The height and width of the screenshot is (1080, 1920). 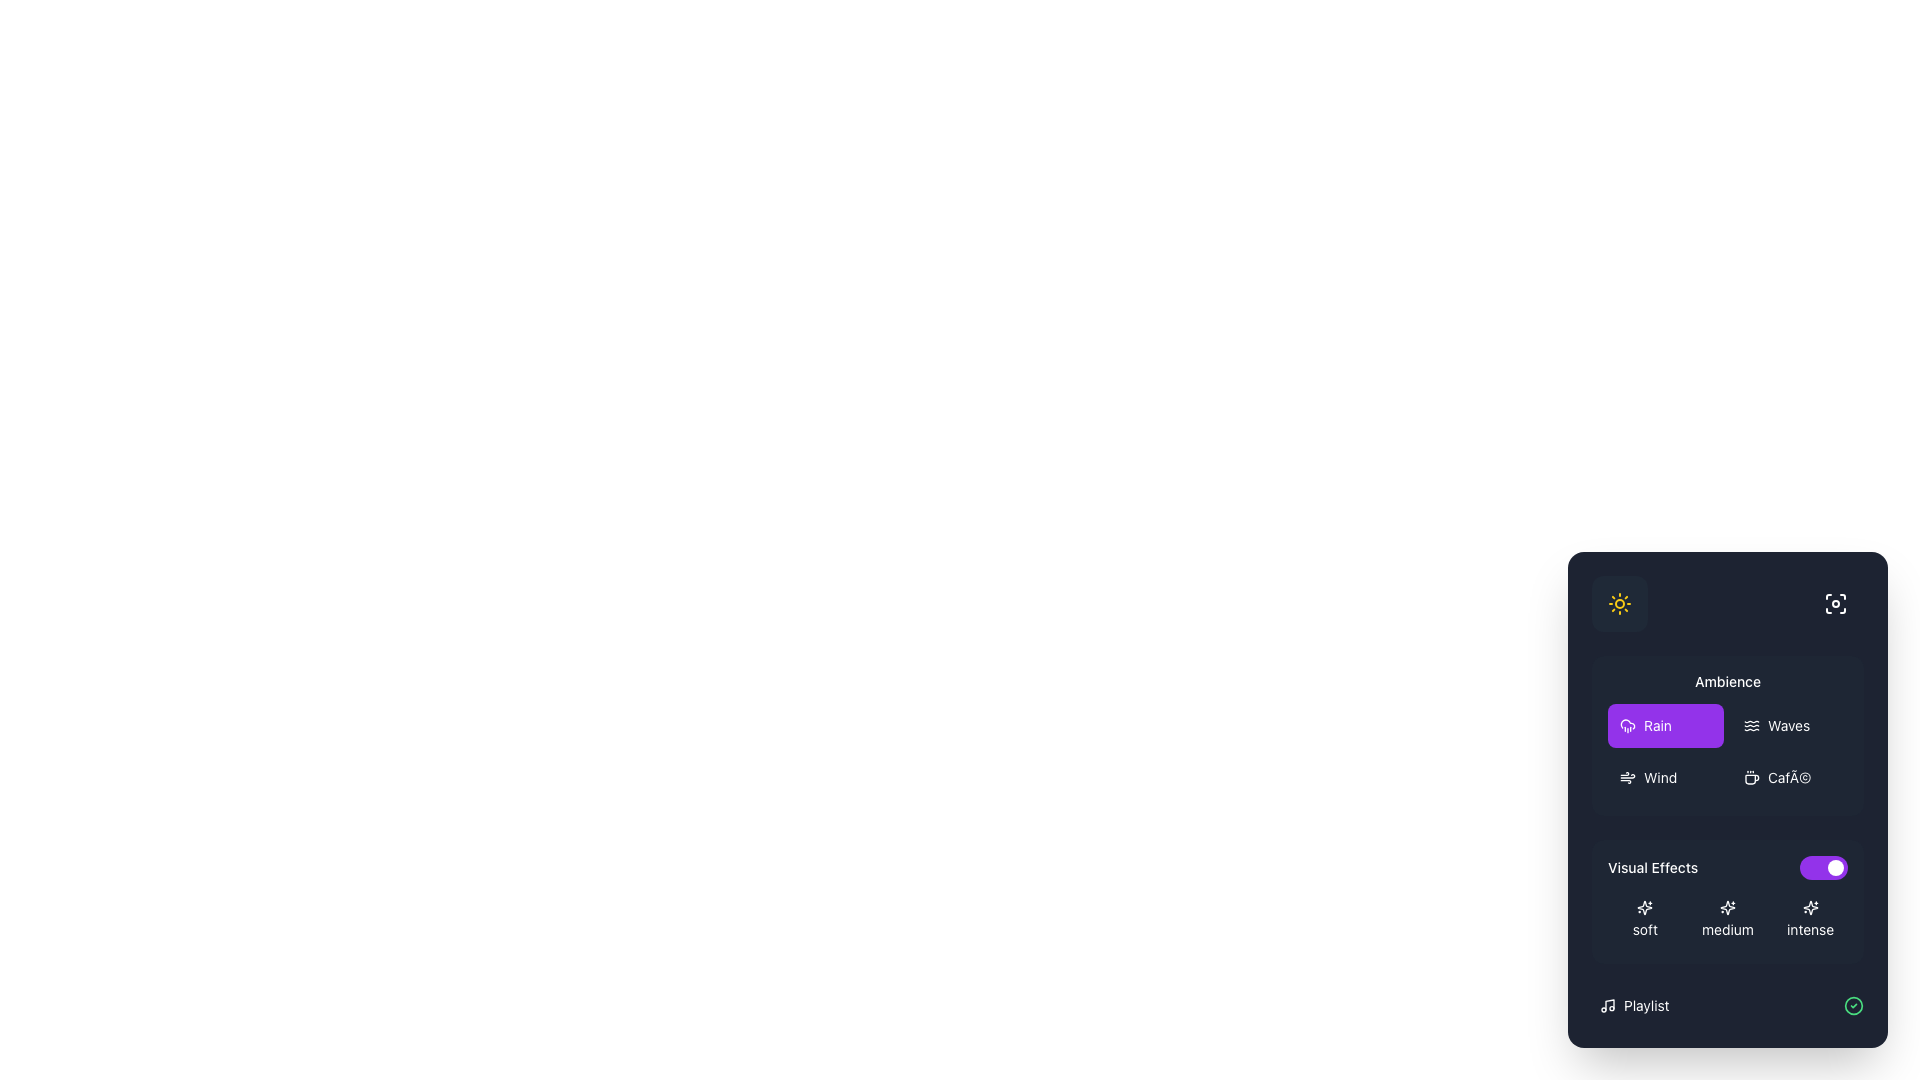 I want to click on the circular toggle indicator located in the upper-right corner of the toggle switch in the 'Visual Effects' section, so click(x=1836, y=866).